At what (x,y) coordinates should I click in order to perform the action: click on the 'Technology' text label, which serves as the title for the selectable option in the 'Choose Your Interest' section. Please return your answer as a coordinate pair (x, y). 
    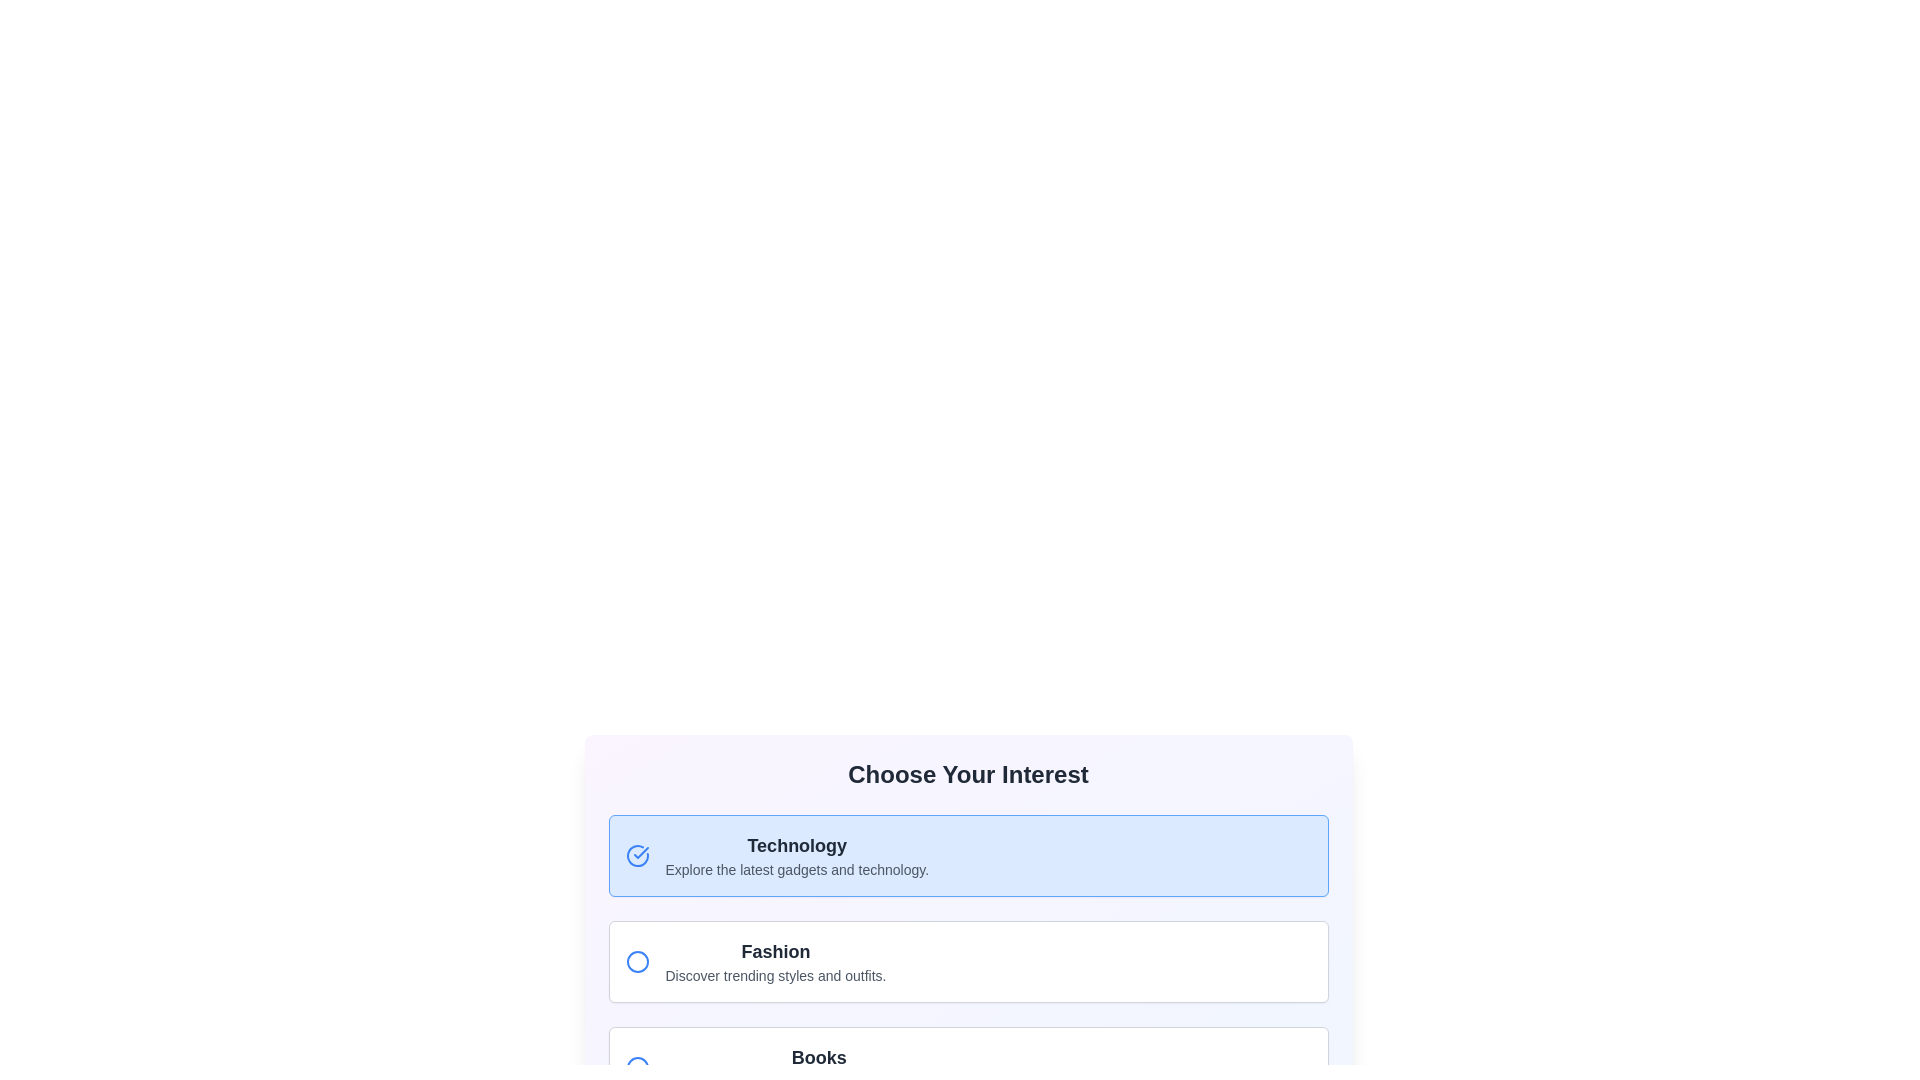
    Looking at the image, I should click on (796, 845).